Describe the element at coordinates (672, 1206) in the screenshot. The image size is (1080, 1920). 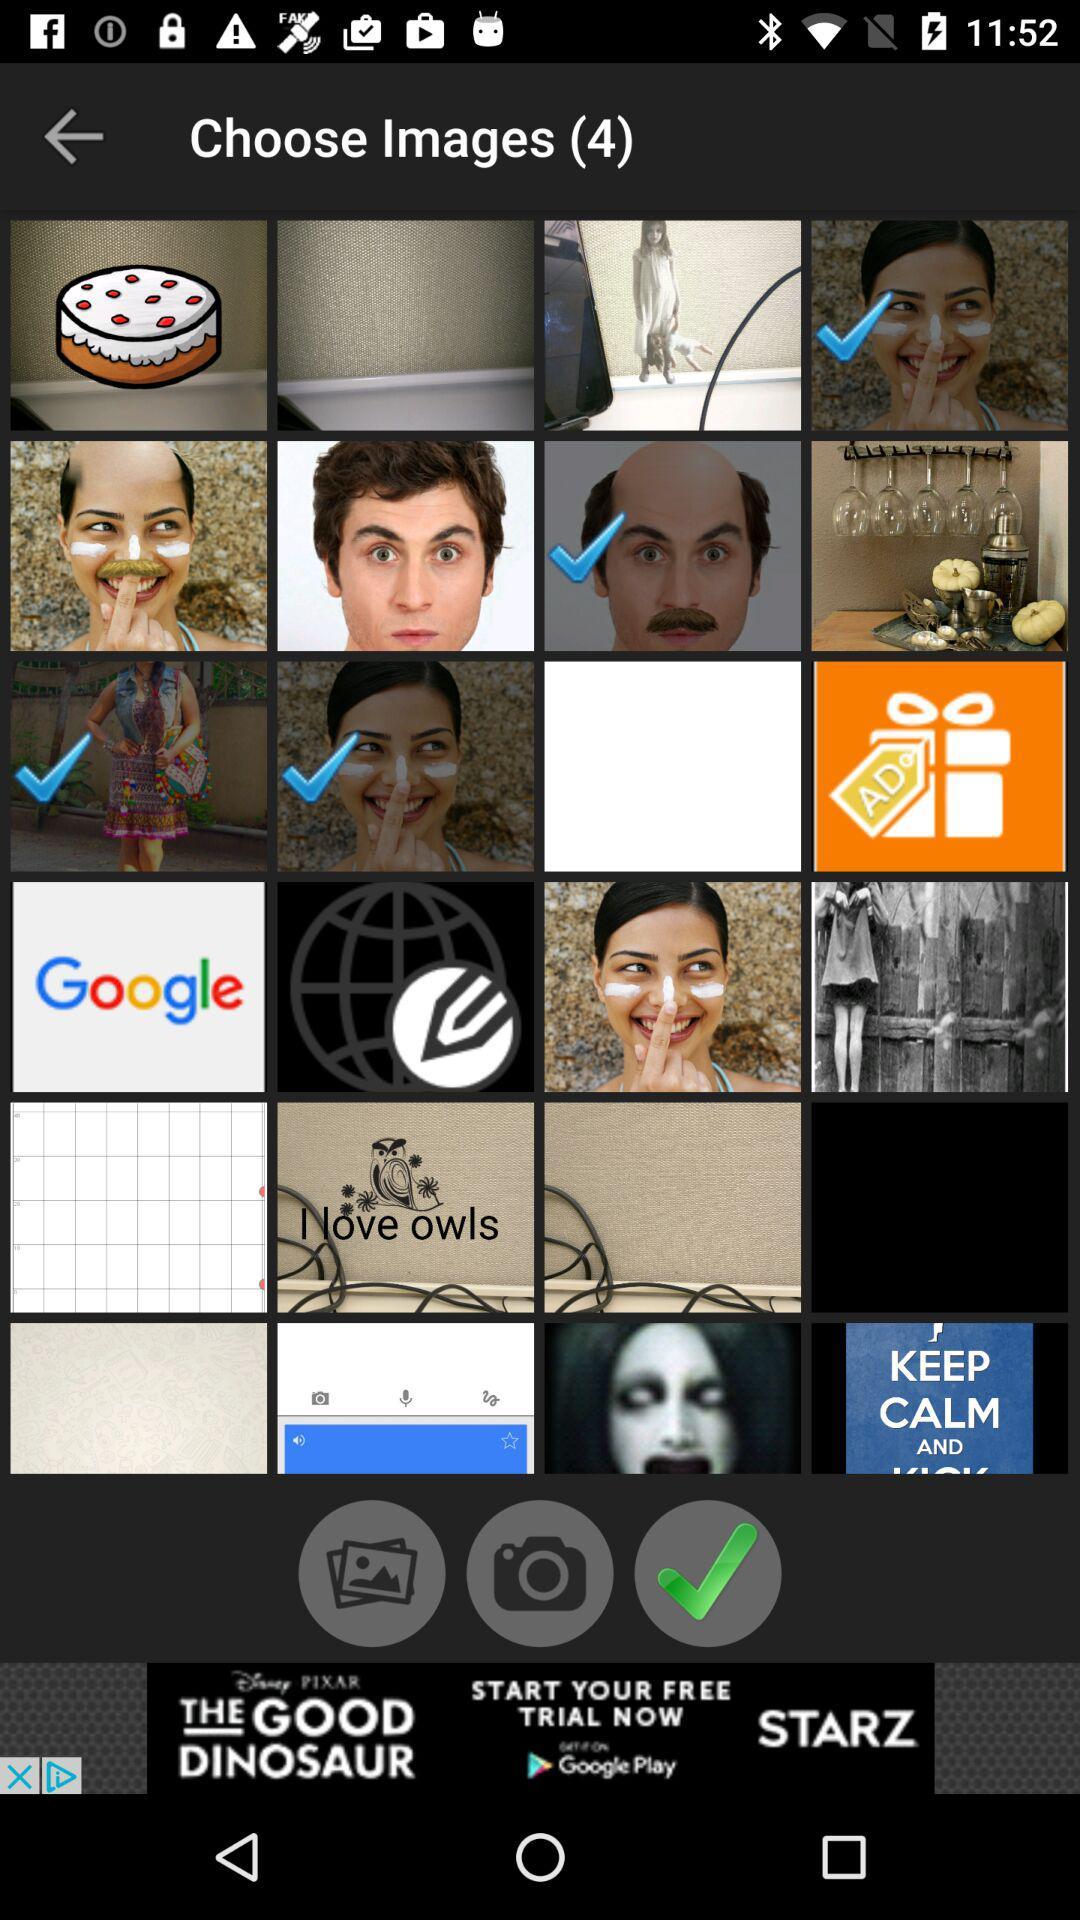
I see `choose the image` at that location.